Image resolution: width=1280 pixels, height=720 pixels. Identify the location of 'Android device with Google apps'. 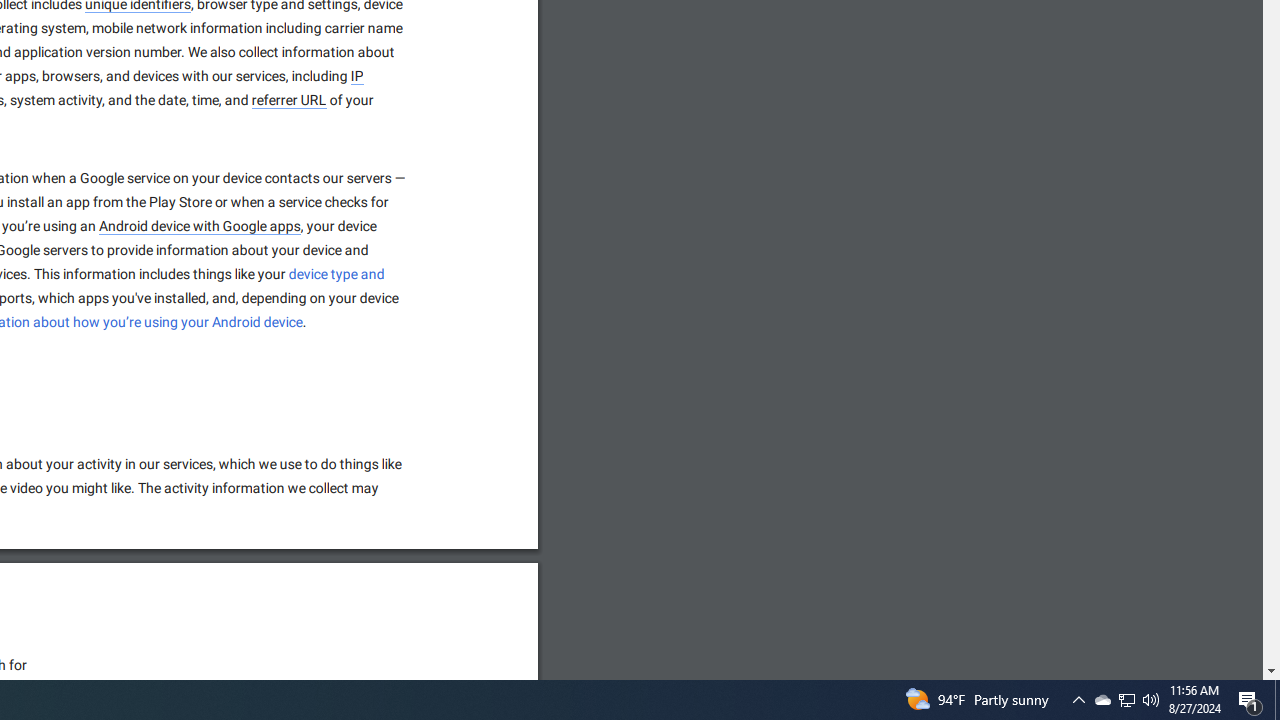
(200, 226).